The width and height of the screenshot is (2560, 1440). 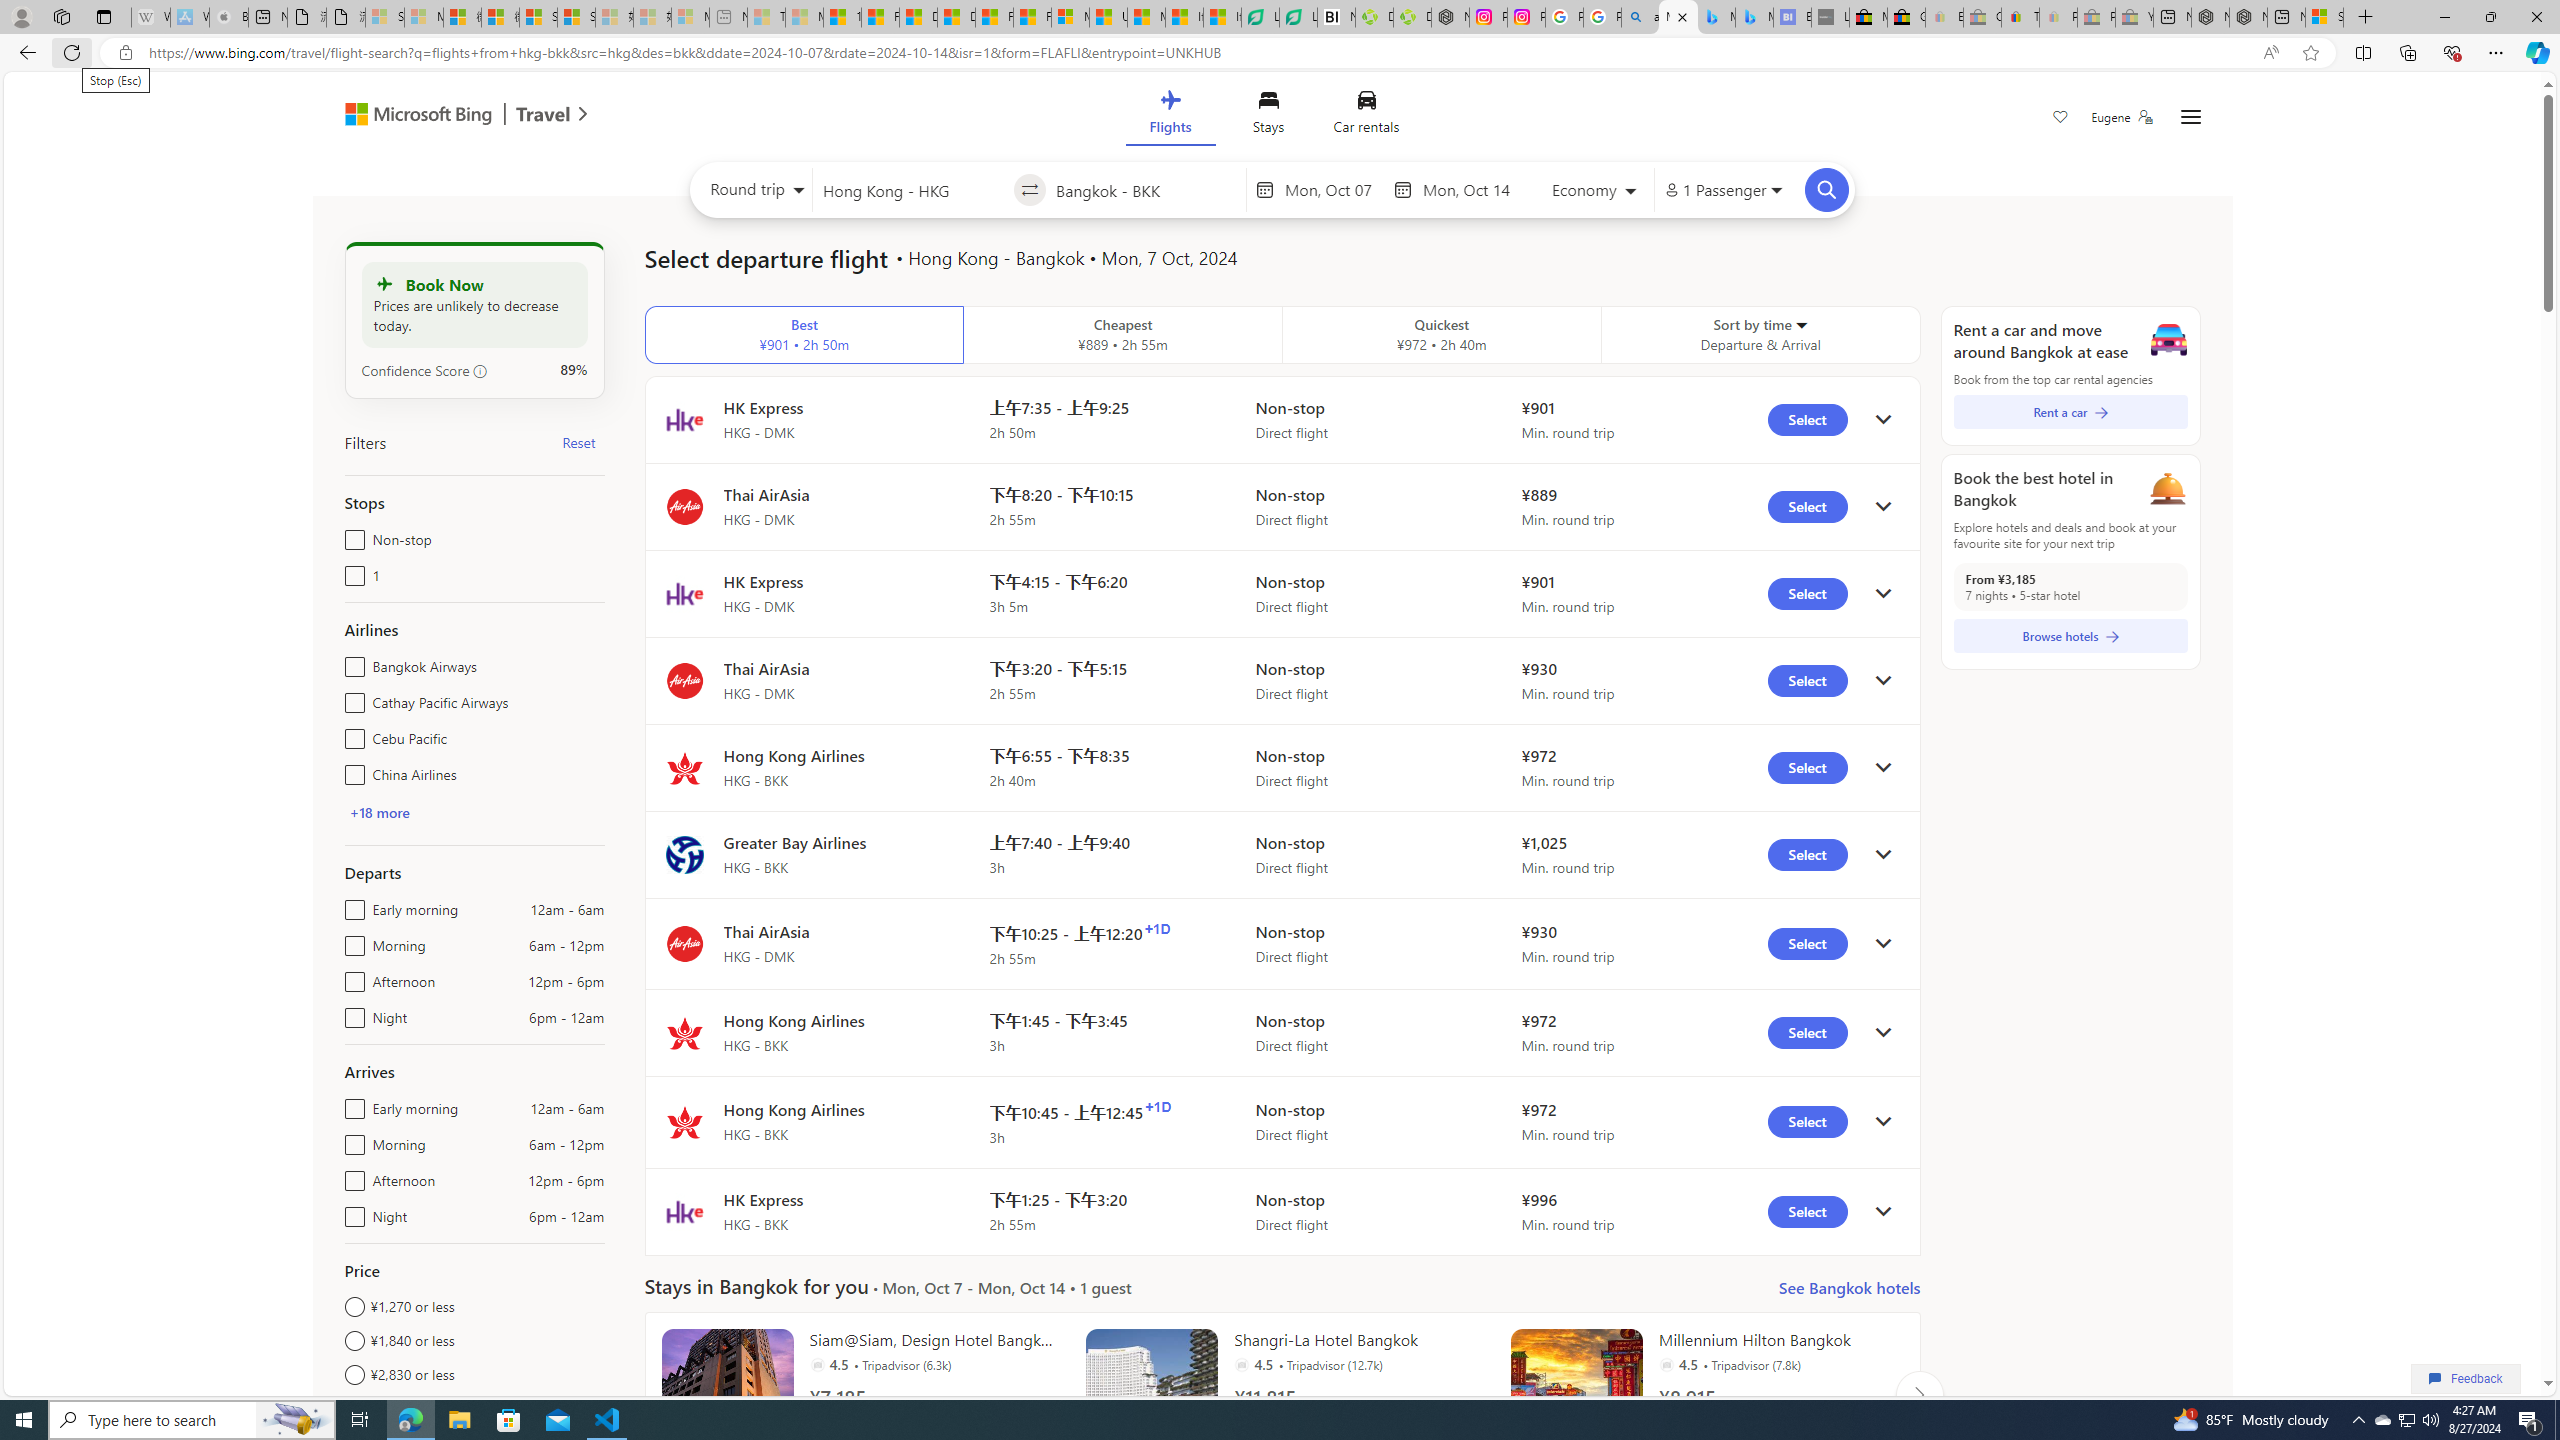 What do you see at coordinates (350, 1175) in the screenshot?
I see `'Afternoon12pm - 6pm'` at bounding box center [350, 1175].